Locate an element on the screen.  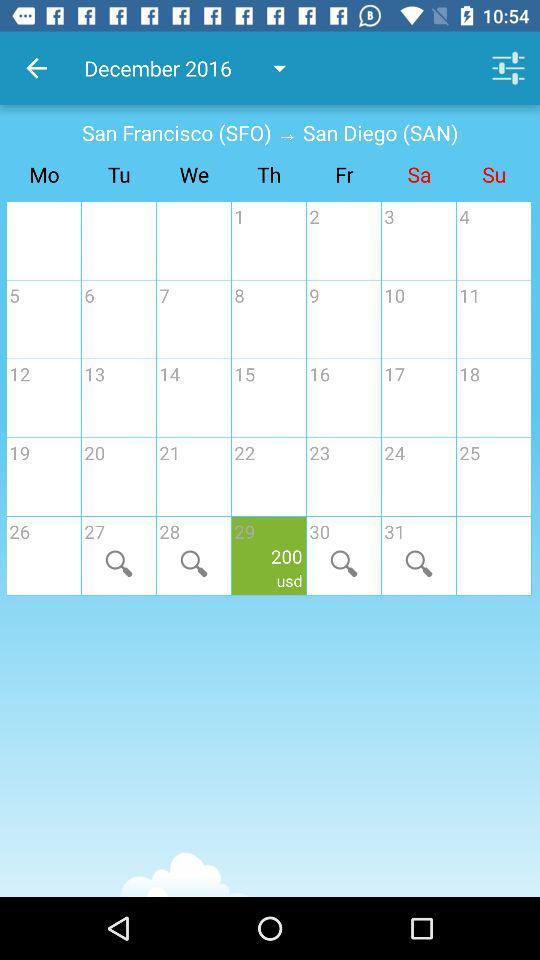
the item to the left of the december 2016 is located at coordinates (36, 68).